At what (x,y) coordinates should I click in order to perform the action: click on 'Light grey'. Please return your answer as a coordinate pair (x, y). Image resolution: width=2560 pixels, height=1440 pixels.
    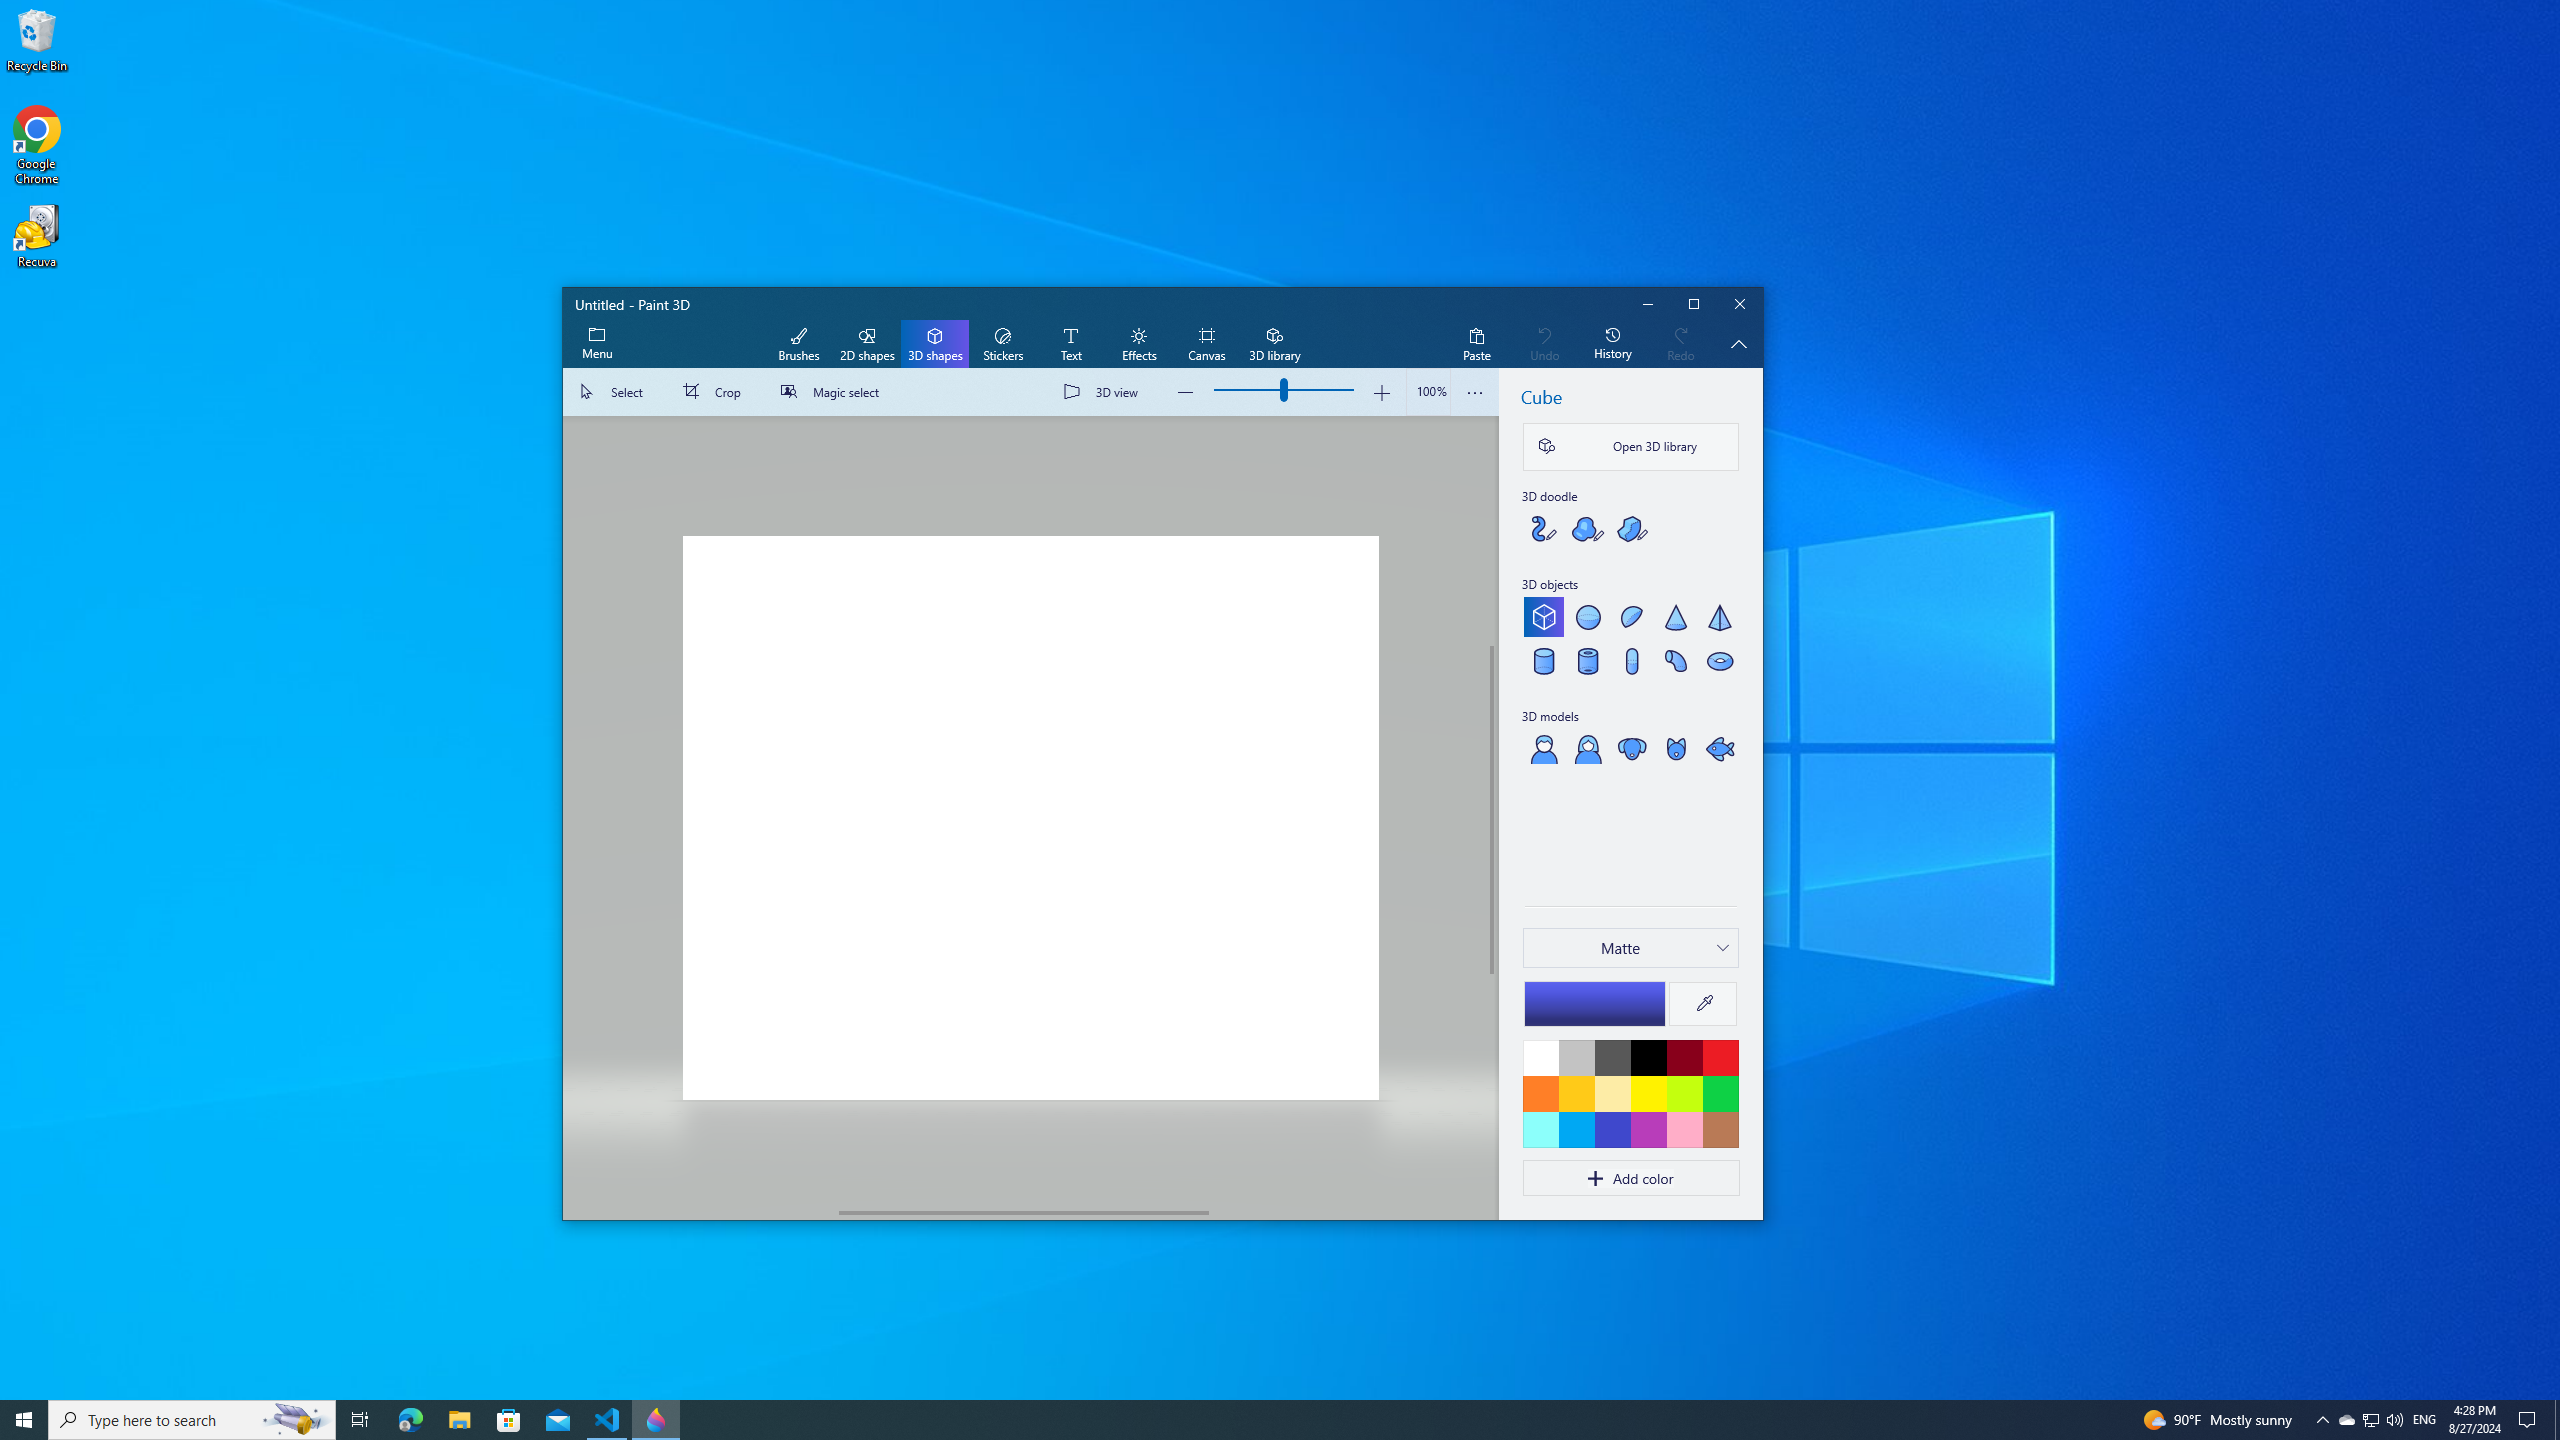
    Looking at the image, I should click on (1575, 1057).